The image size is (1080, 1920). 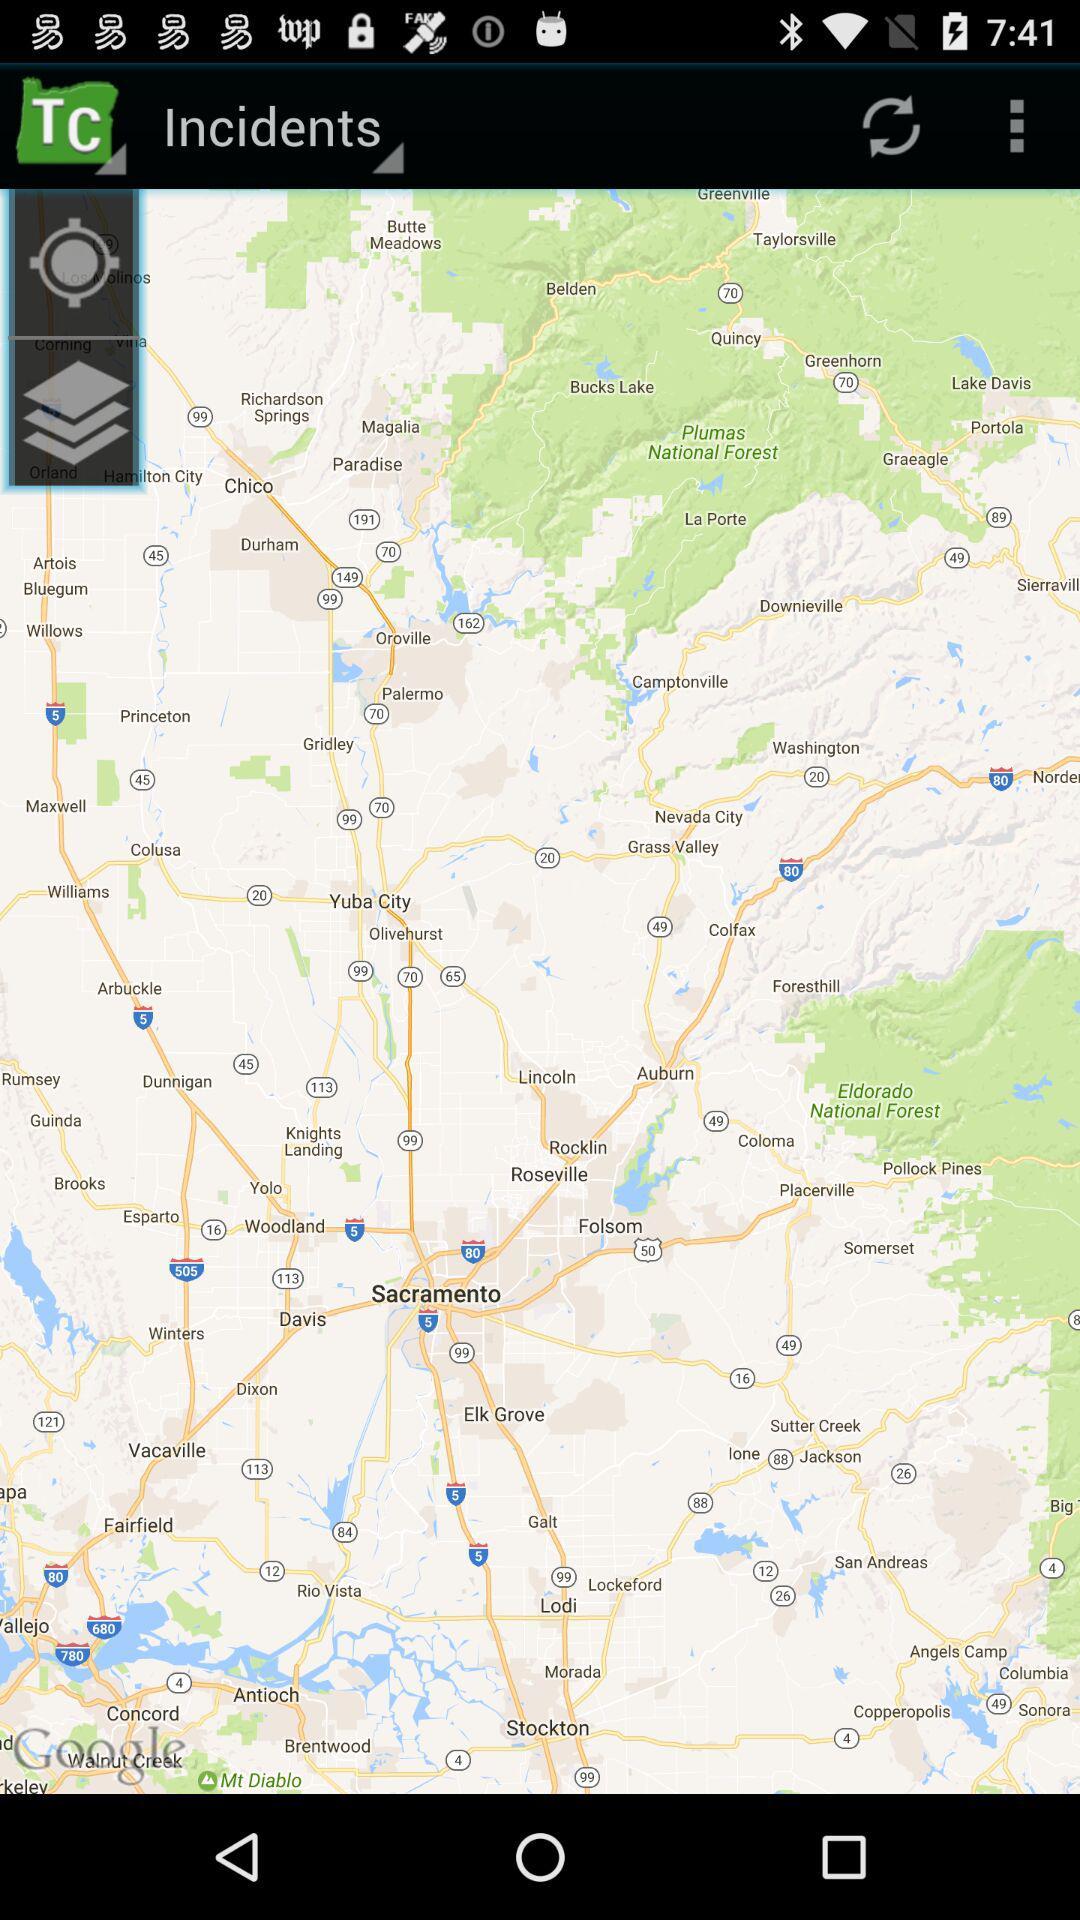 What do you see at coordinates (890, 133) in the screenshot?
I see `the refresh icon` at bounding box center [890, 133].